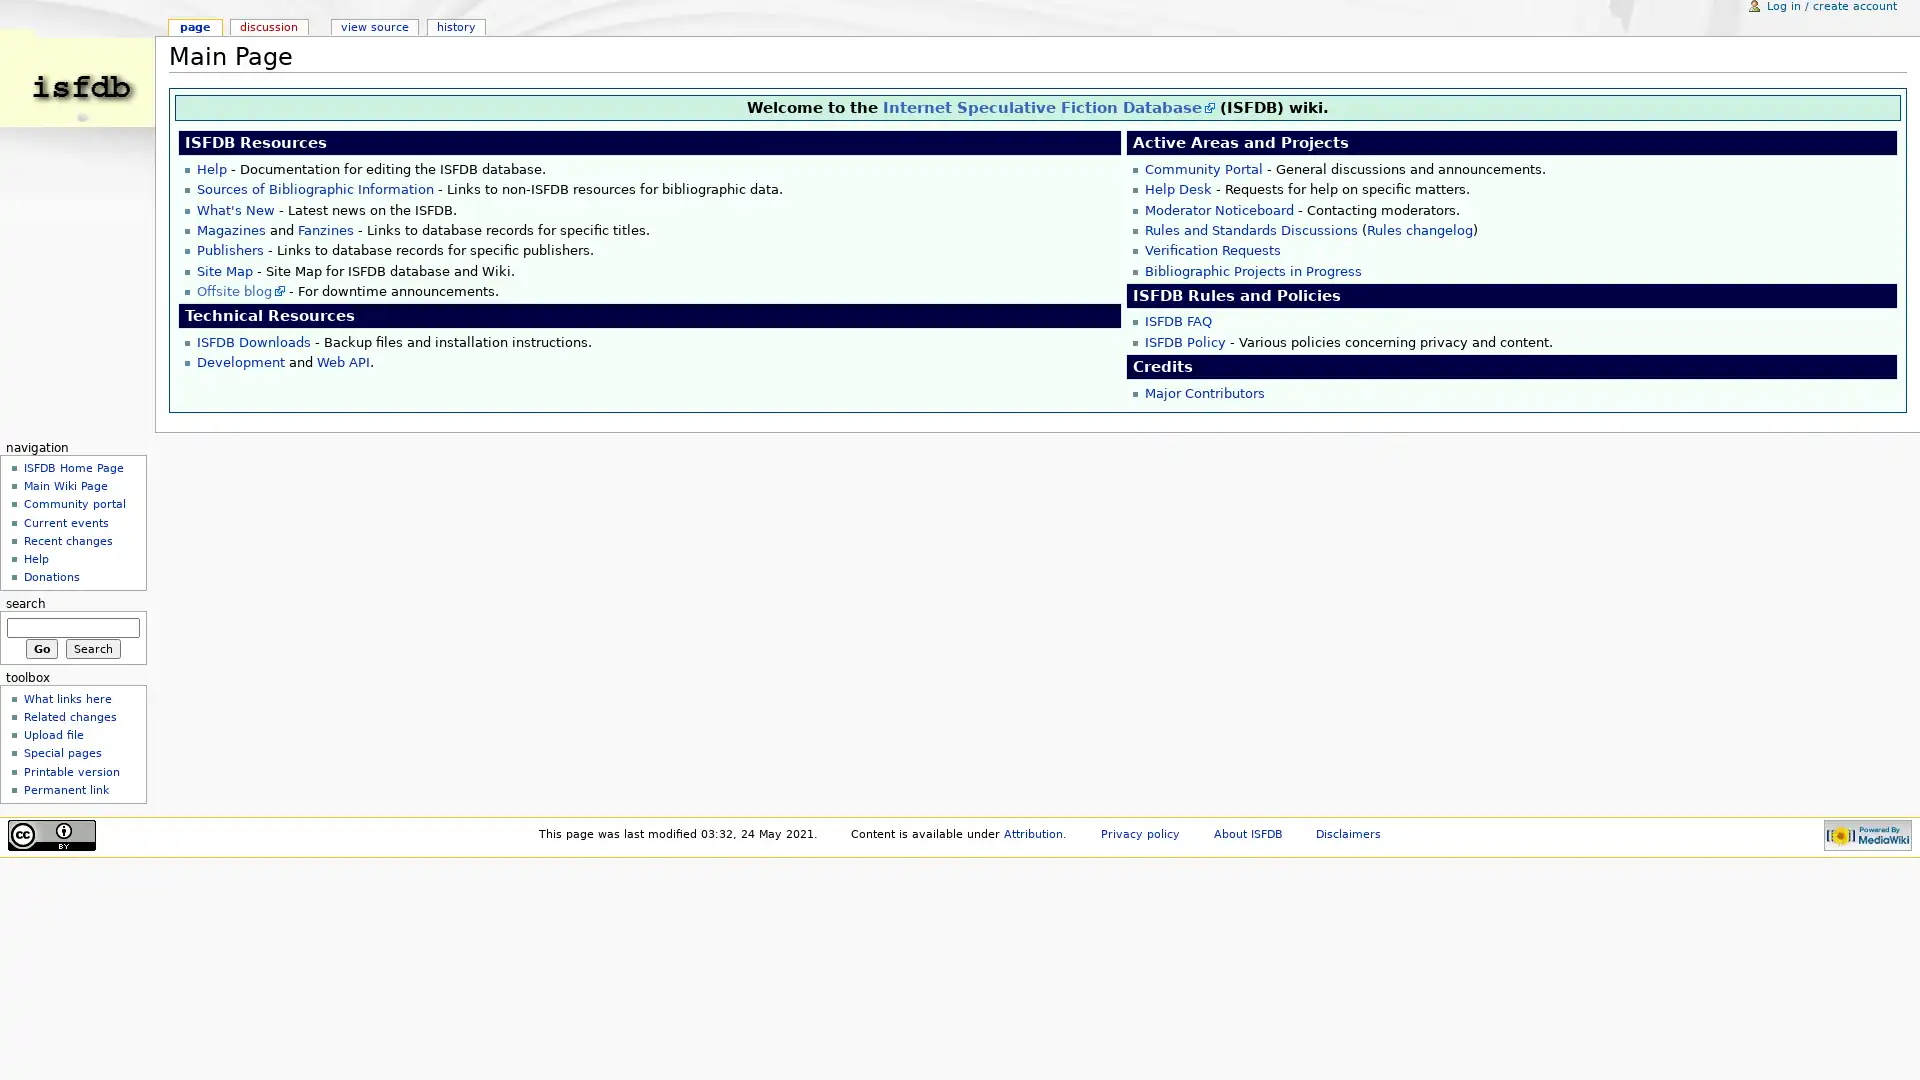 This screenshot has width=1920, height=1080. What do you see at coordinates (92, 648) in the screenshot?
I see `Search` at bounding box center [92, 648].